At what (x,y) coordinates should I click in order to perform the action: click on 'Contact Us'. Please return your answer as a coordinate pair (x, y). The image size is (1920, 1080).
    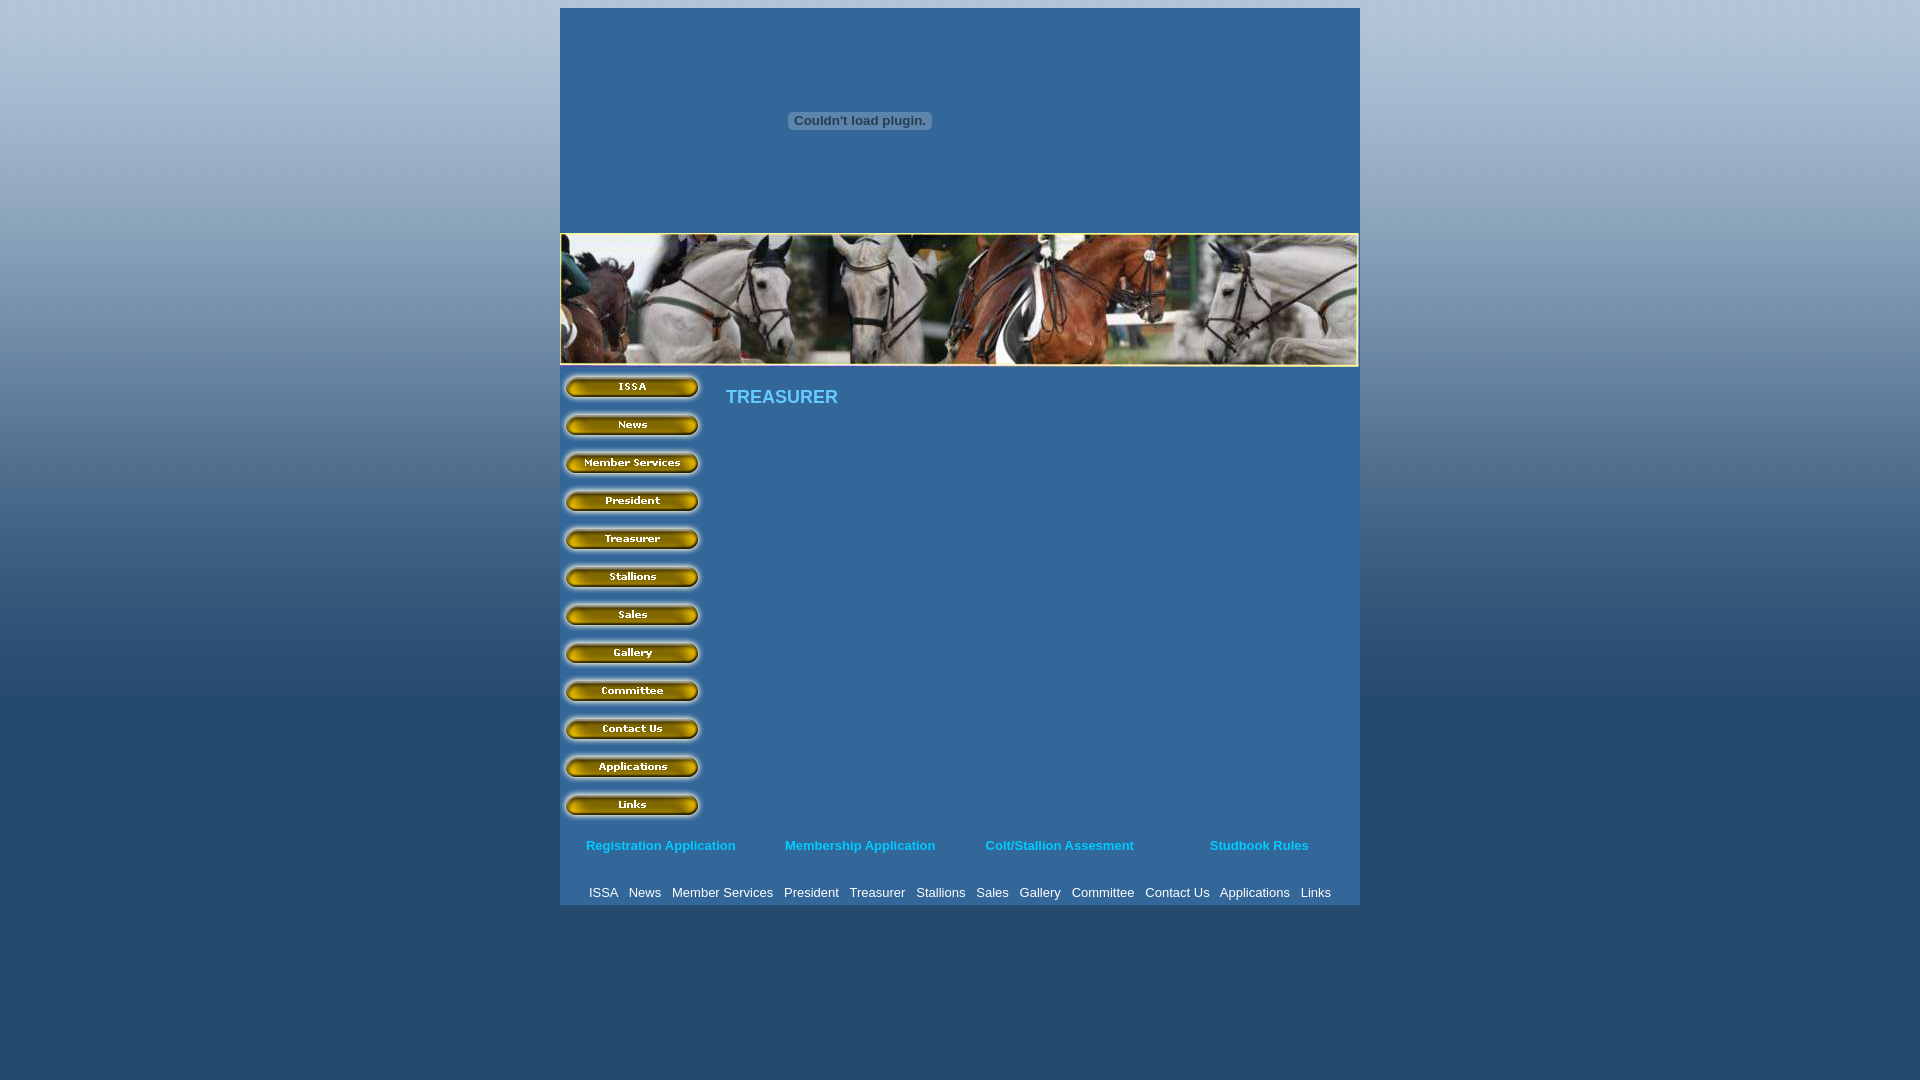
    Looking at the image, I should click on (632, 728).